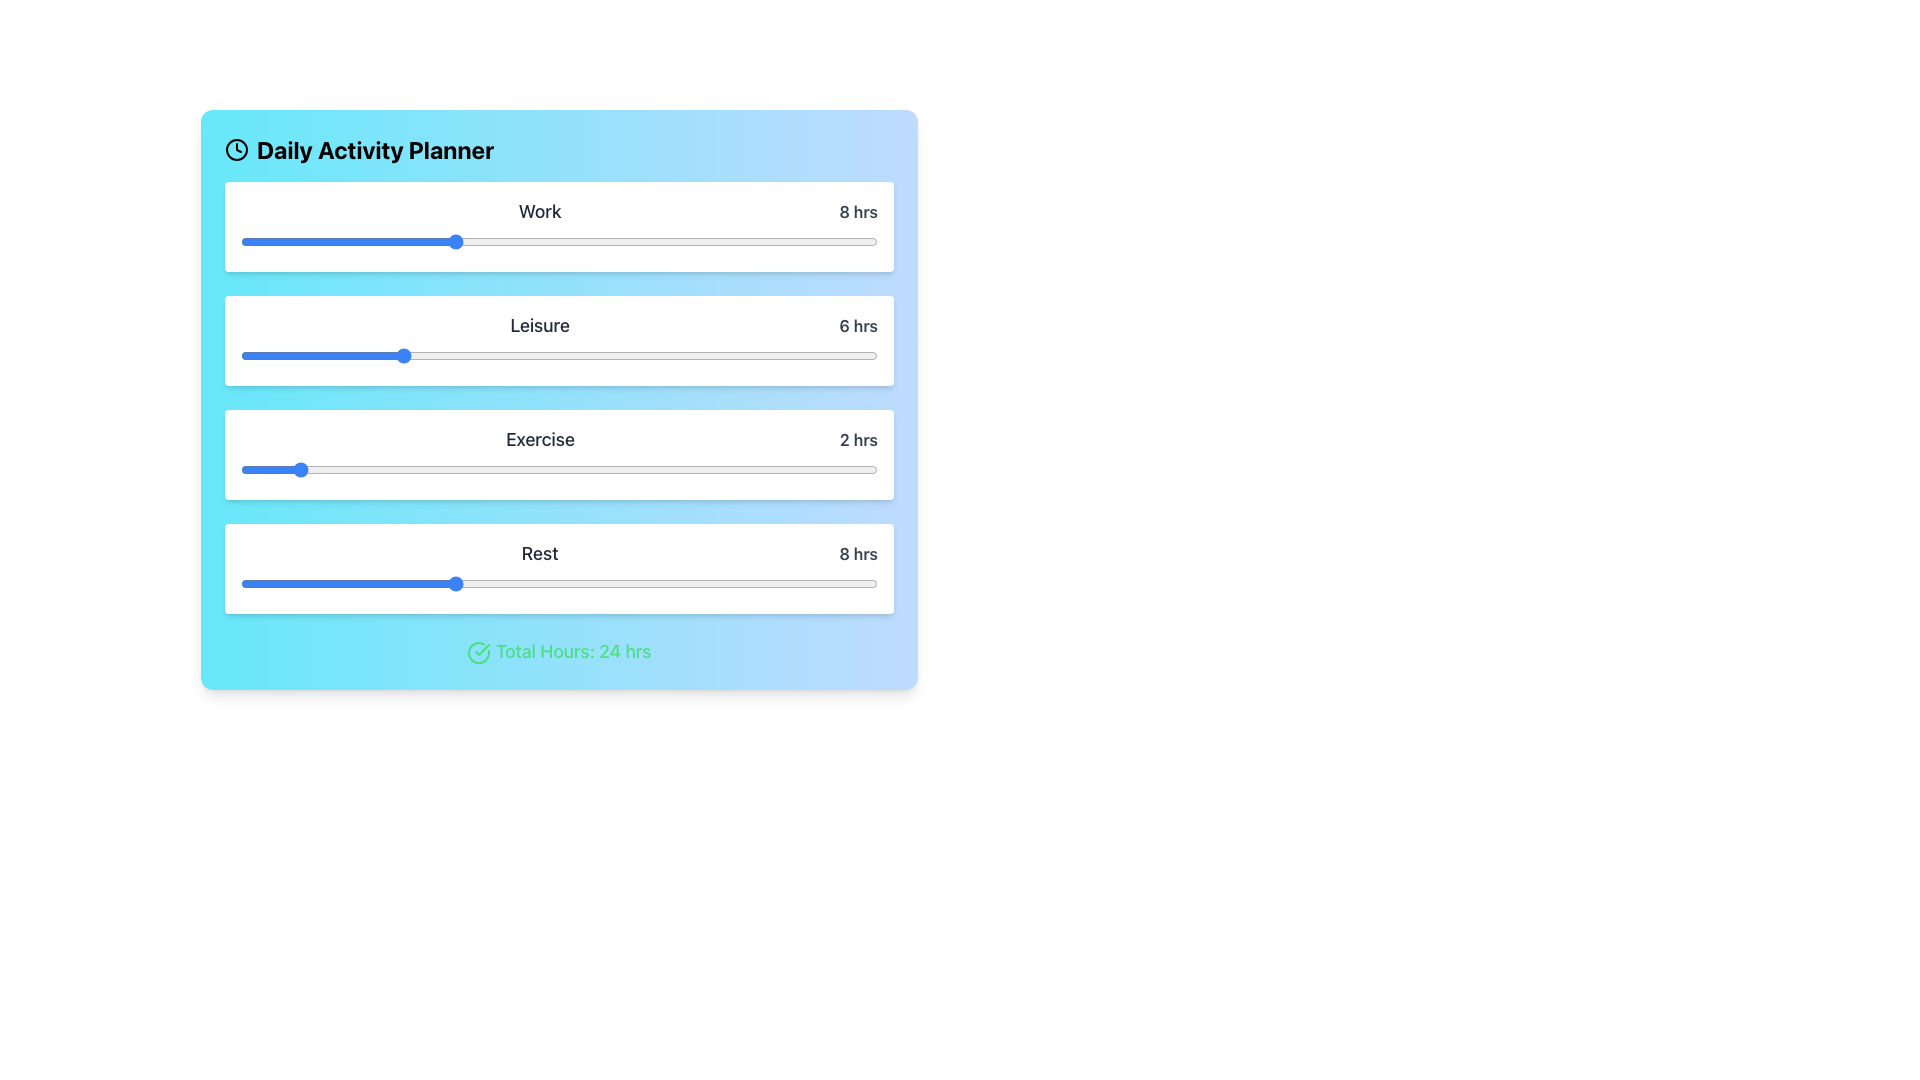  What do you see at coordinates (452, 354) in the screenshot?
I see `leisure hours` at bounding box center [452, 354].